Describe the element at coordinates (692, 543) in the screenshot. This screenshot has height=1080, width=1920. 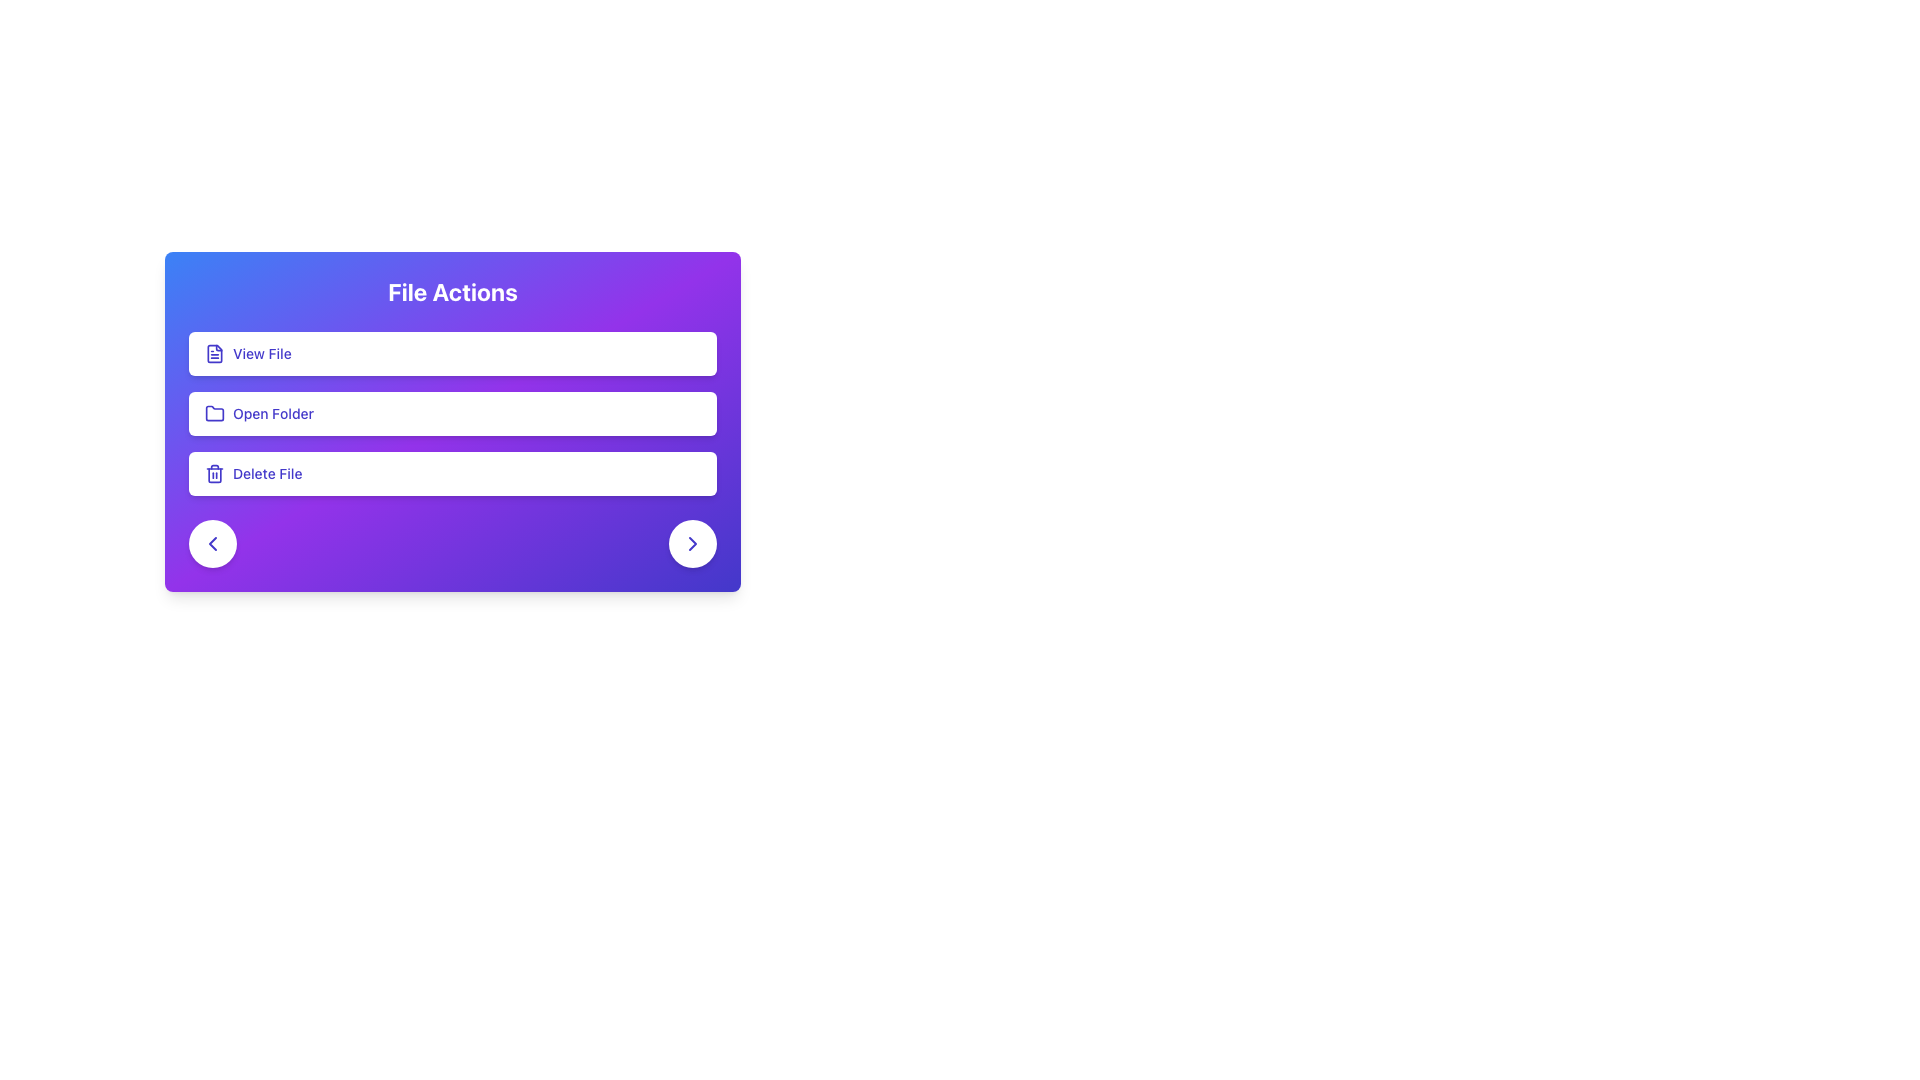
I see `the rightmost interactive button in the lower-right corner of the purple rectangular card, which serves as a navigation control indicated by a right-pointing arrow` at that location.